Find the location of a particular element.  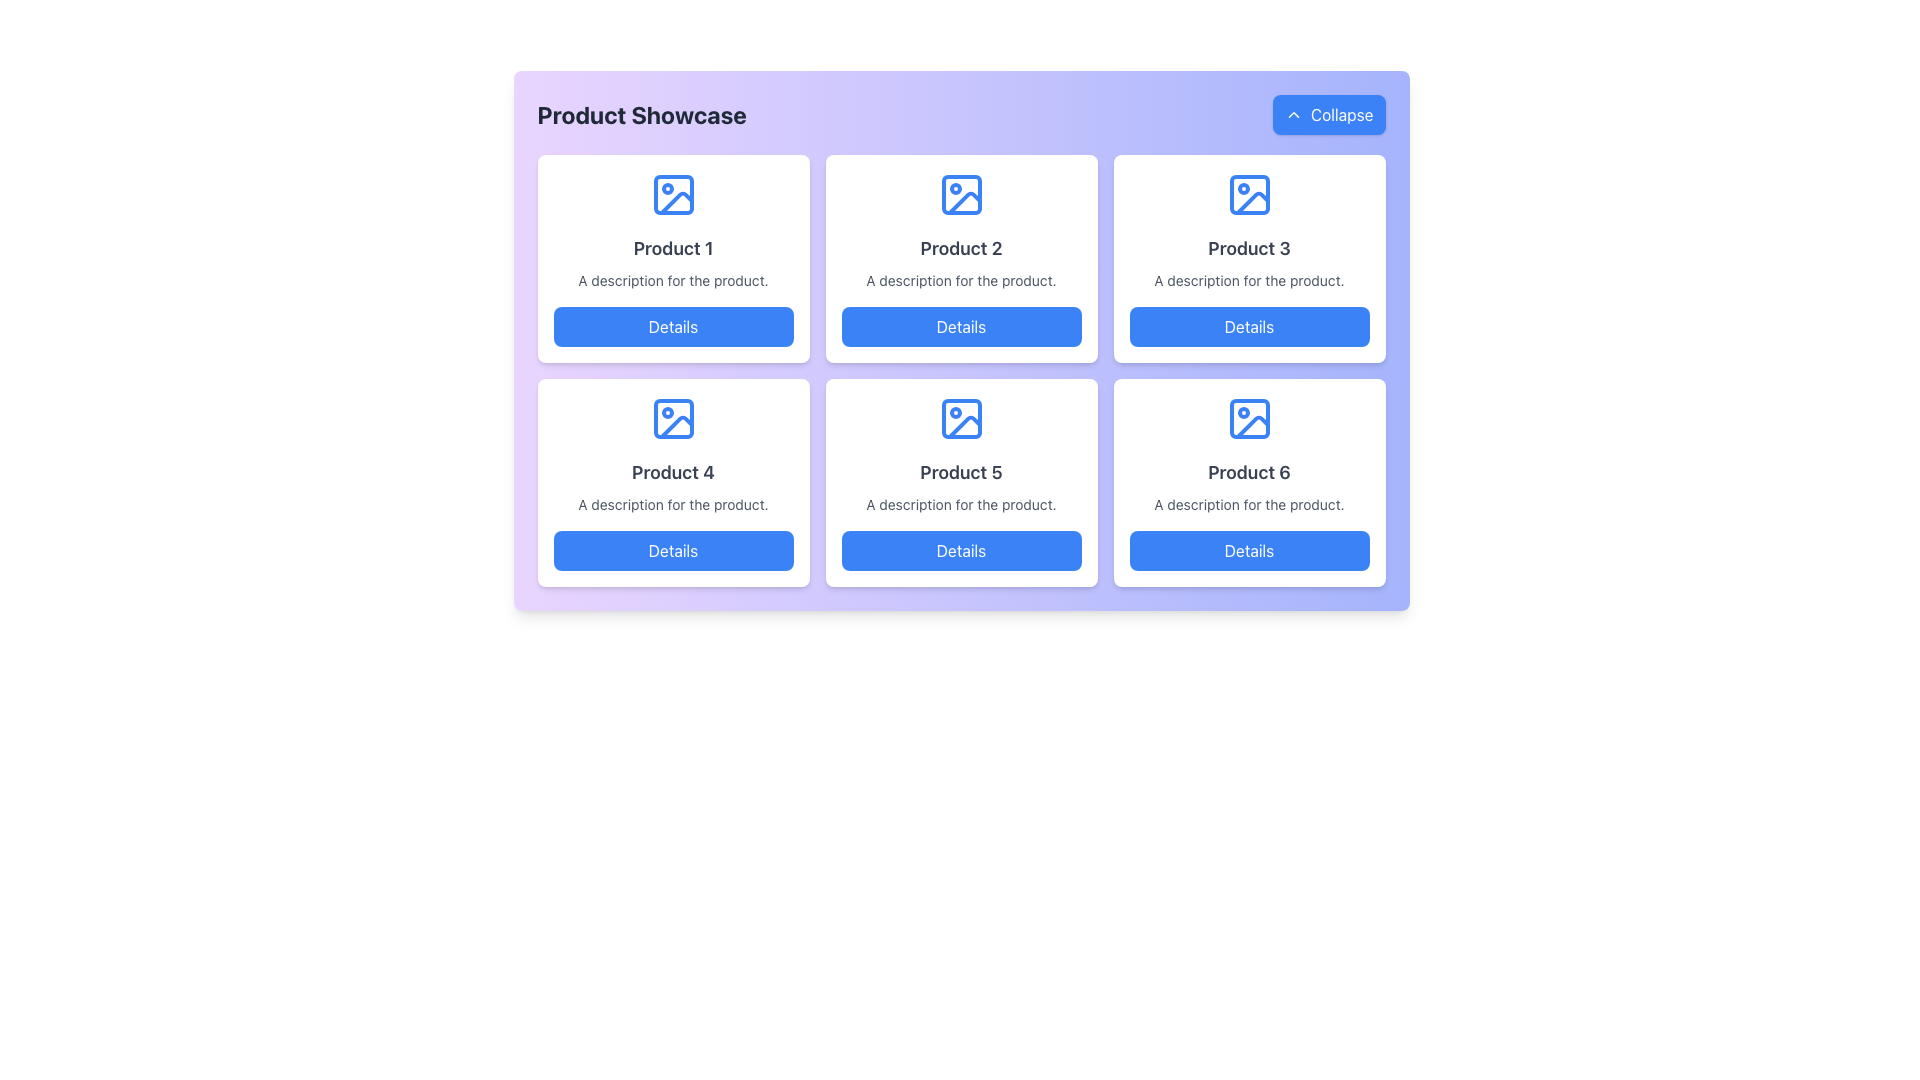

the 'Details' button with white text on a blue background located in the 'Product 6' card in the bottom-right corner of the grid is located at coordinates (1248, 551).